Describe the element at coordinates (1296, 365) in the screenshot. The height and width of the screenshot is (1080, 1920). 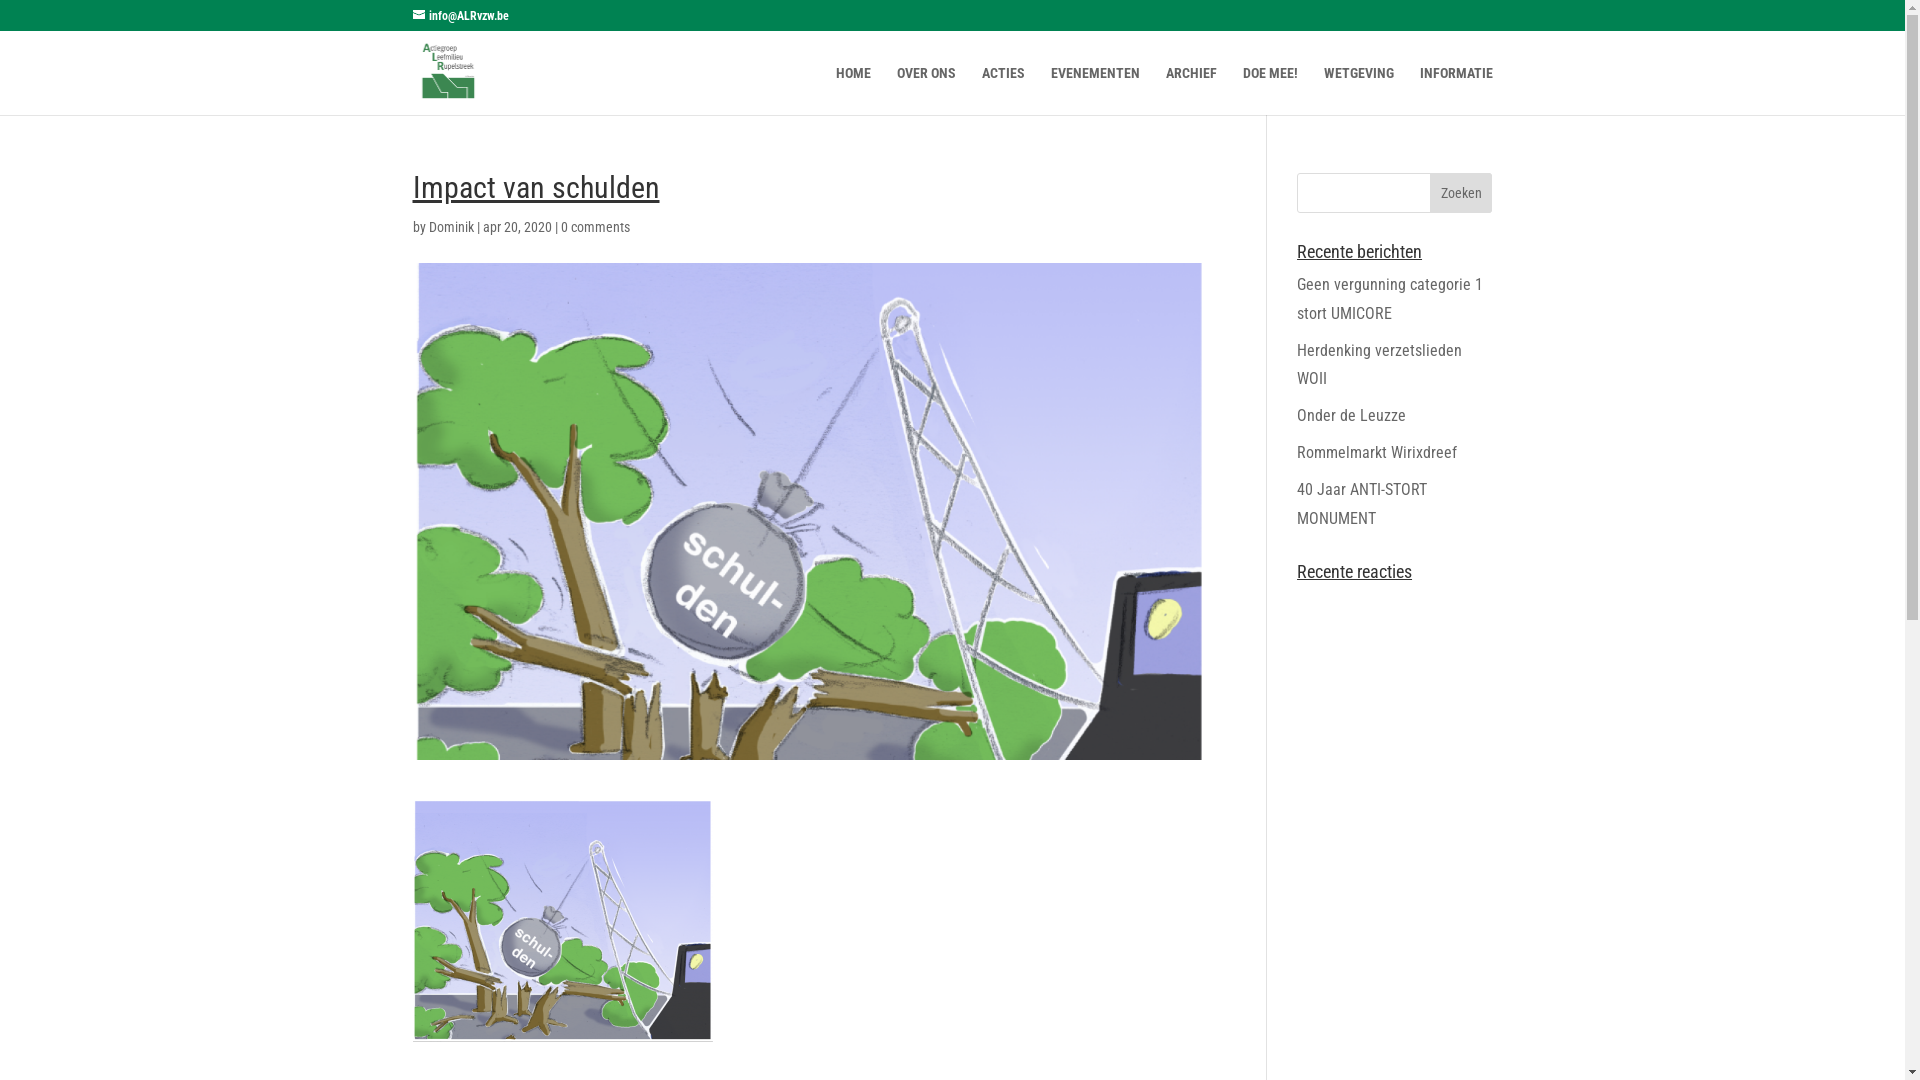
I see `'Herdenking verzetslieden WOII'` at that location.